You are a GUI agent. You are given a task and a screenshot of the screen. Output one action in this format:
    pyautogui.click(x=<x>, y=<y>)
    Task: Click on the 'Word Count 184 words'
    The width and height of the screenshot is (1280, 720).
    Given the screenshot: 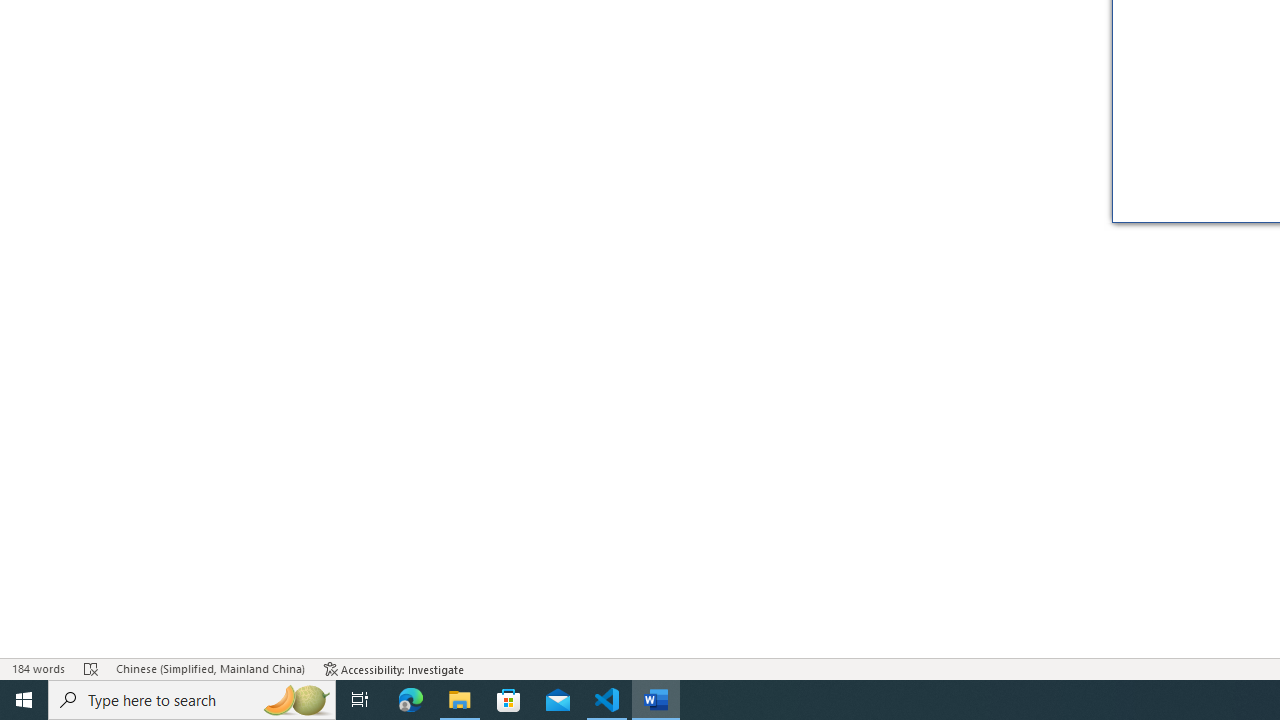 What is the action you would take?
    pyautogui.click(x=38, y=669)
    